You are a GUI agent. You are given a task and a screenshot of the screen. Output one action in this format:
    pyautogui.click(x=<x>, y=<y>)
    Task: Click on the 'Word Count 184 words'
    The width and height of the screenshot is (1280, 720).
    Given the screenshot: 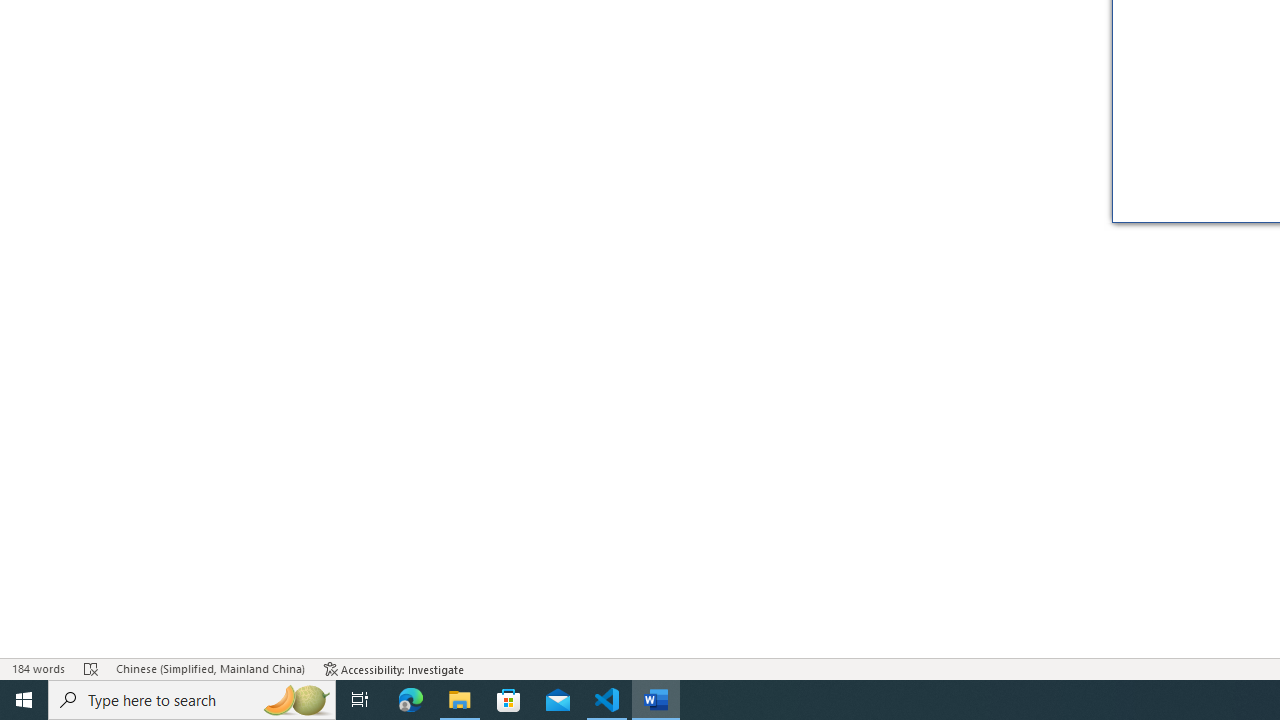 What is the action you would take?
    pyautogui.click(x=38, y=669)
    